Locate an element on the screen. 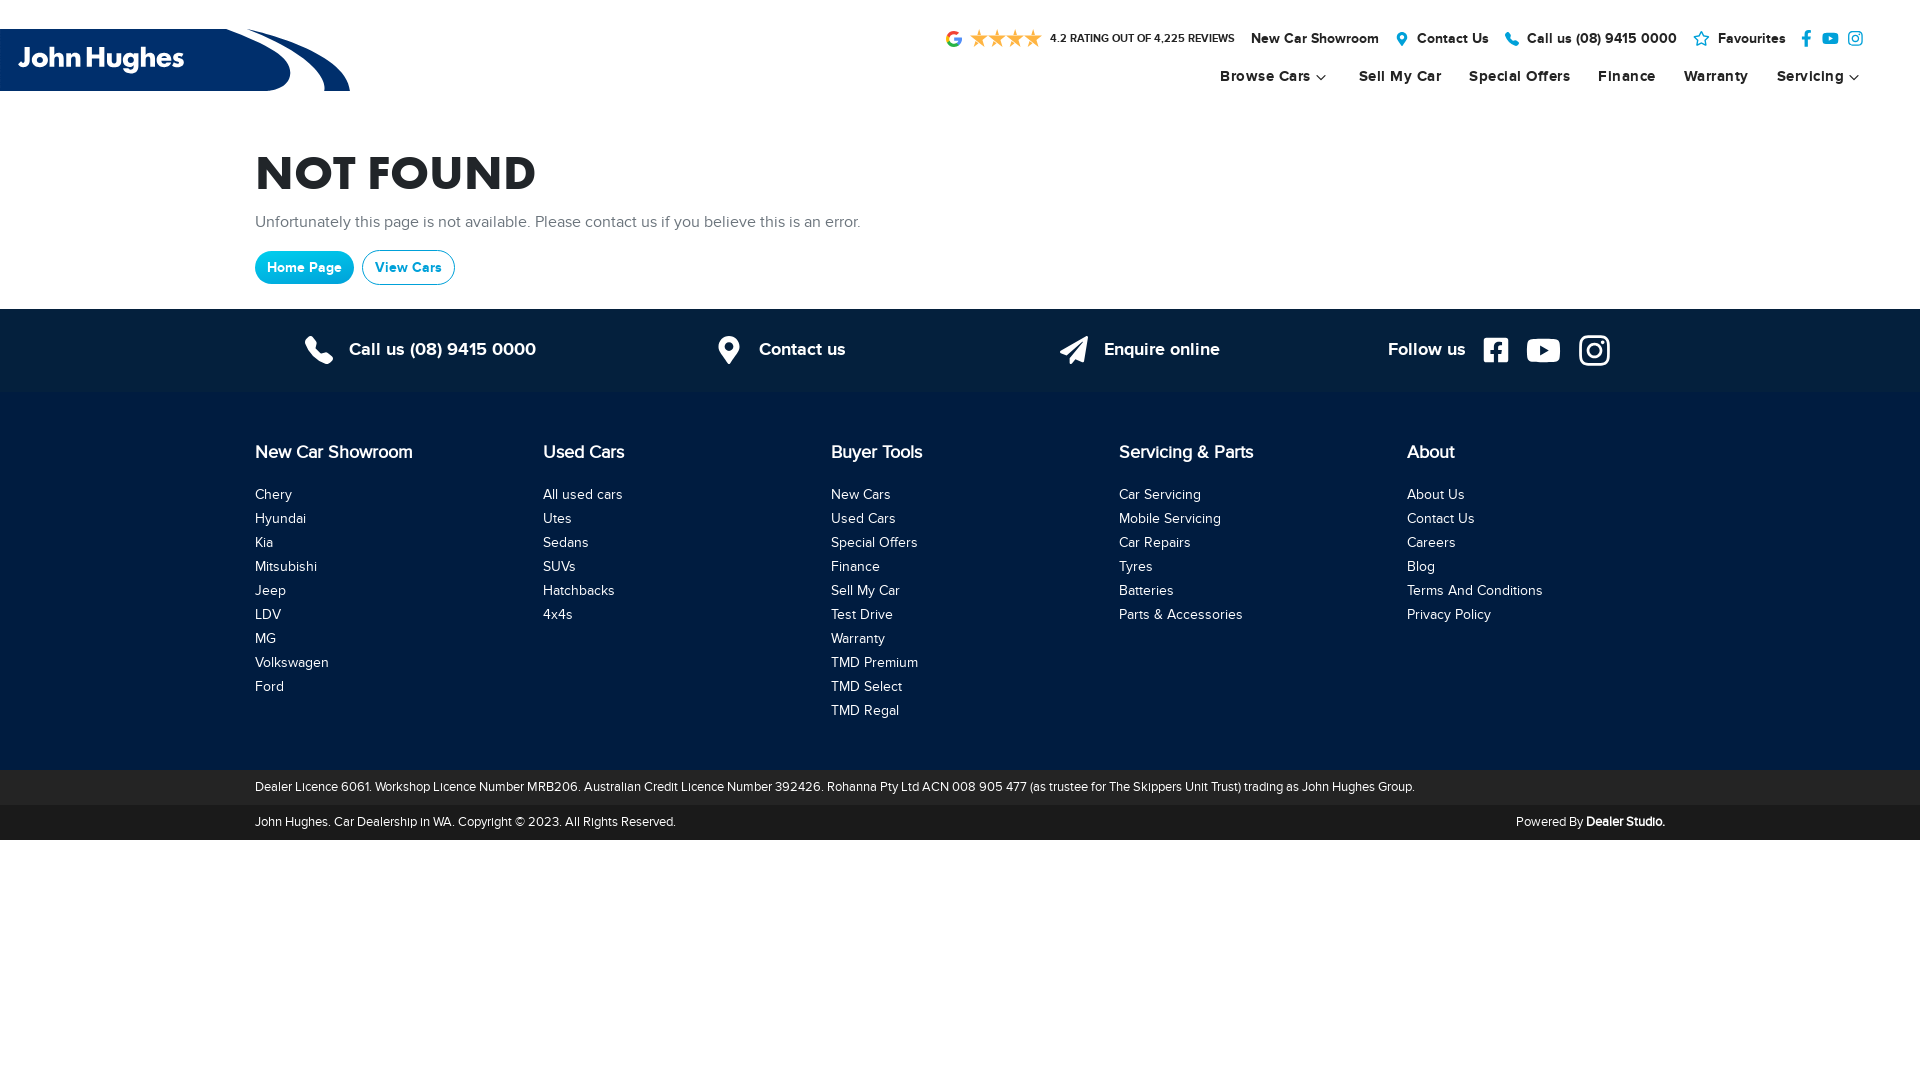 Image resolution: width=1920 pixels, height=1080 pixels. 'TMD Select' is located at coordinates (866, 685).